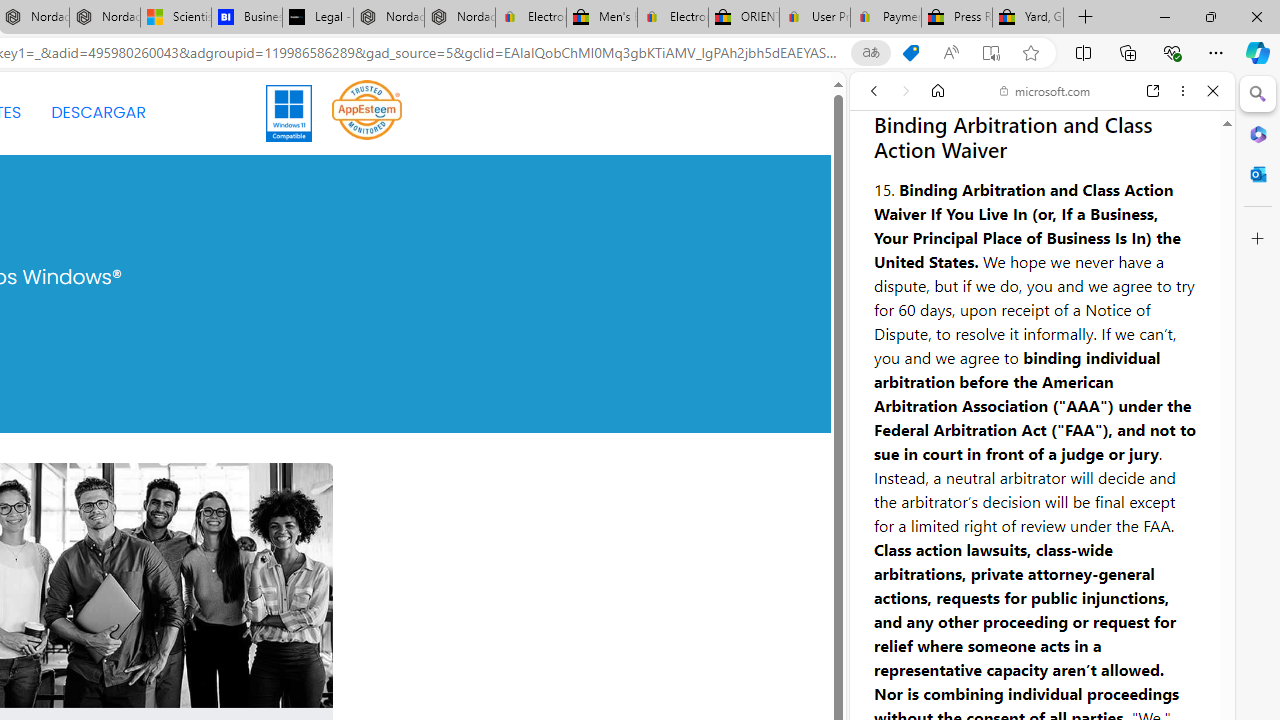  Describe the element at coordinates (1257, 94) in the screenshot. I see `'Minimize Search pane'` at that location.